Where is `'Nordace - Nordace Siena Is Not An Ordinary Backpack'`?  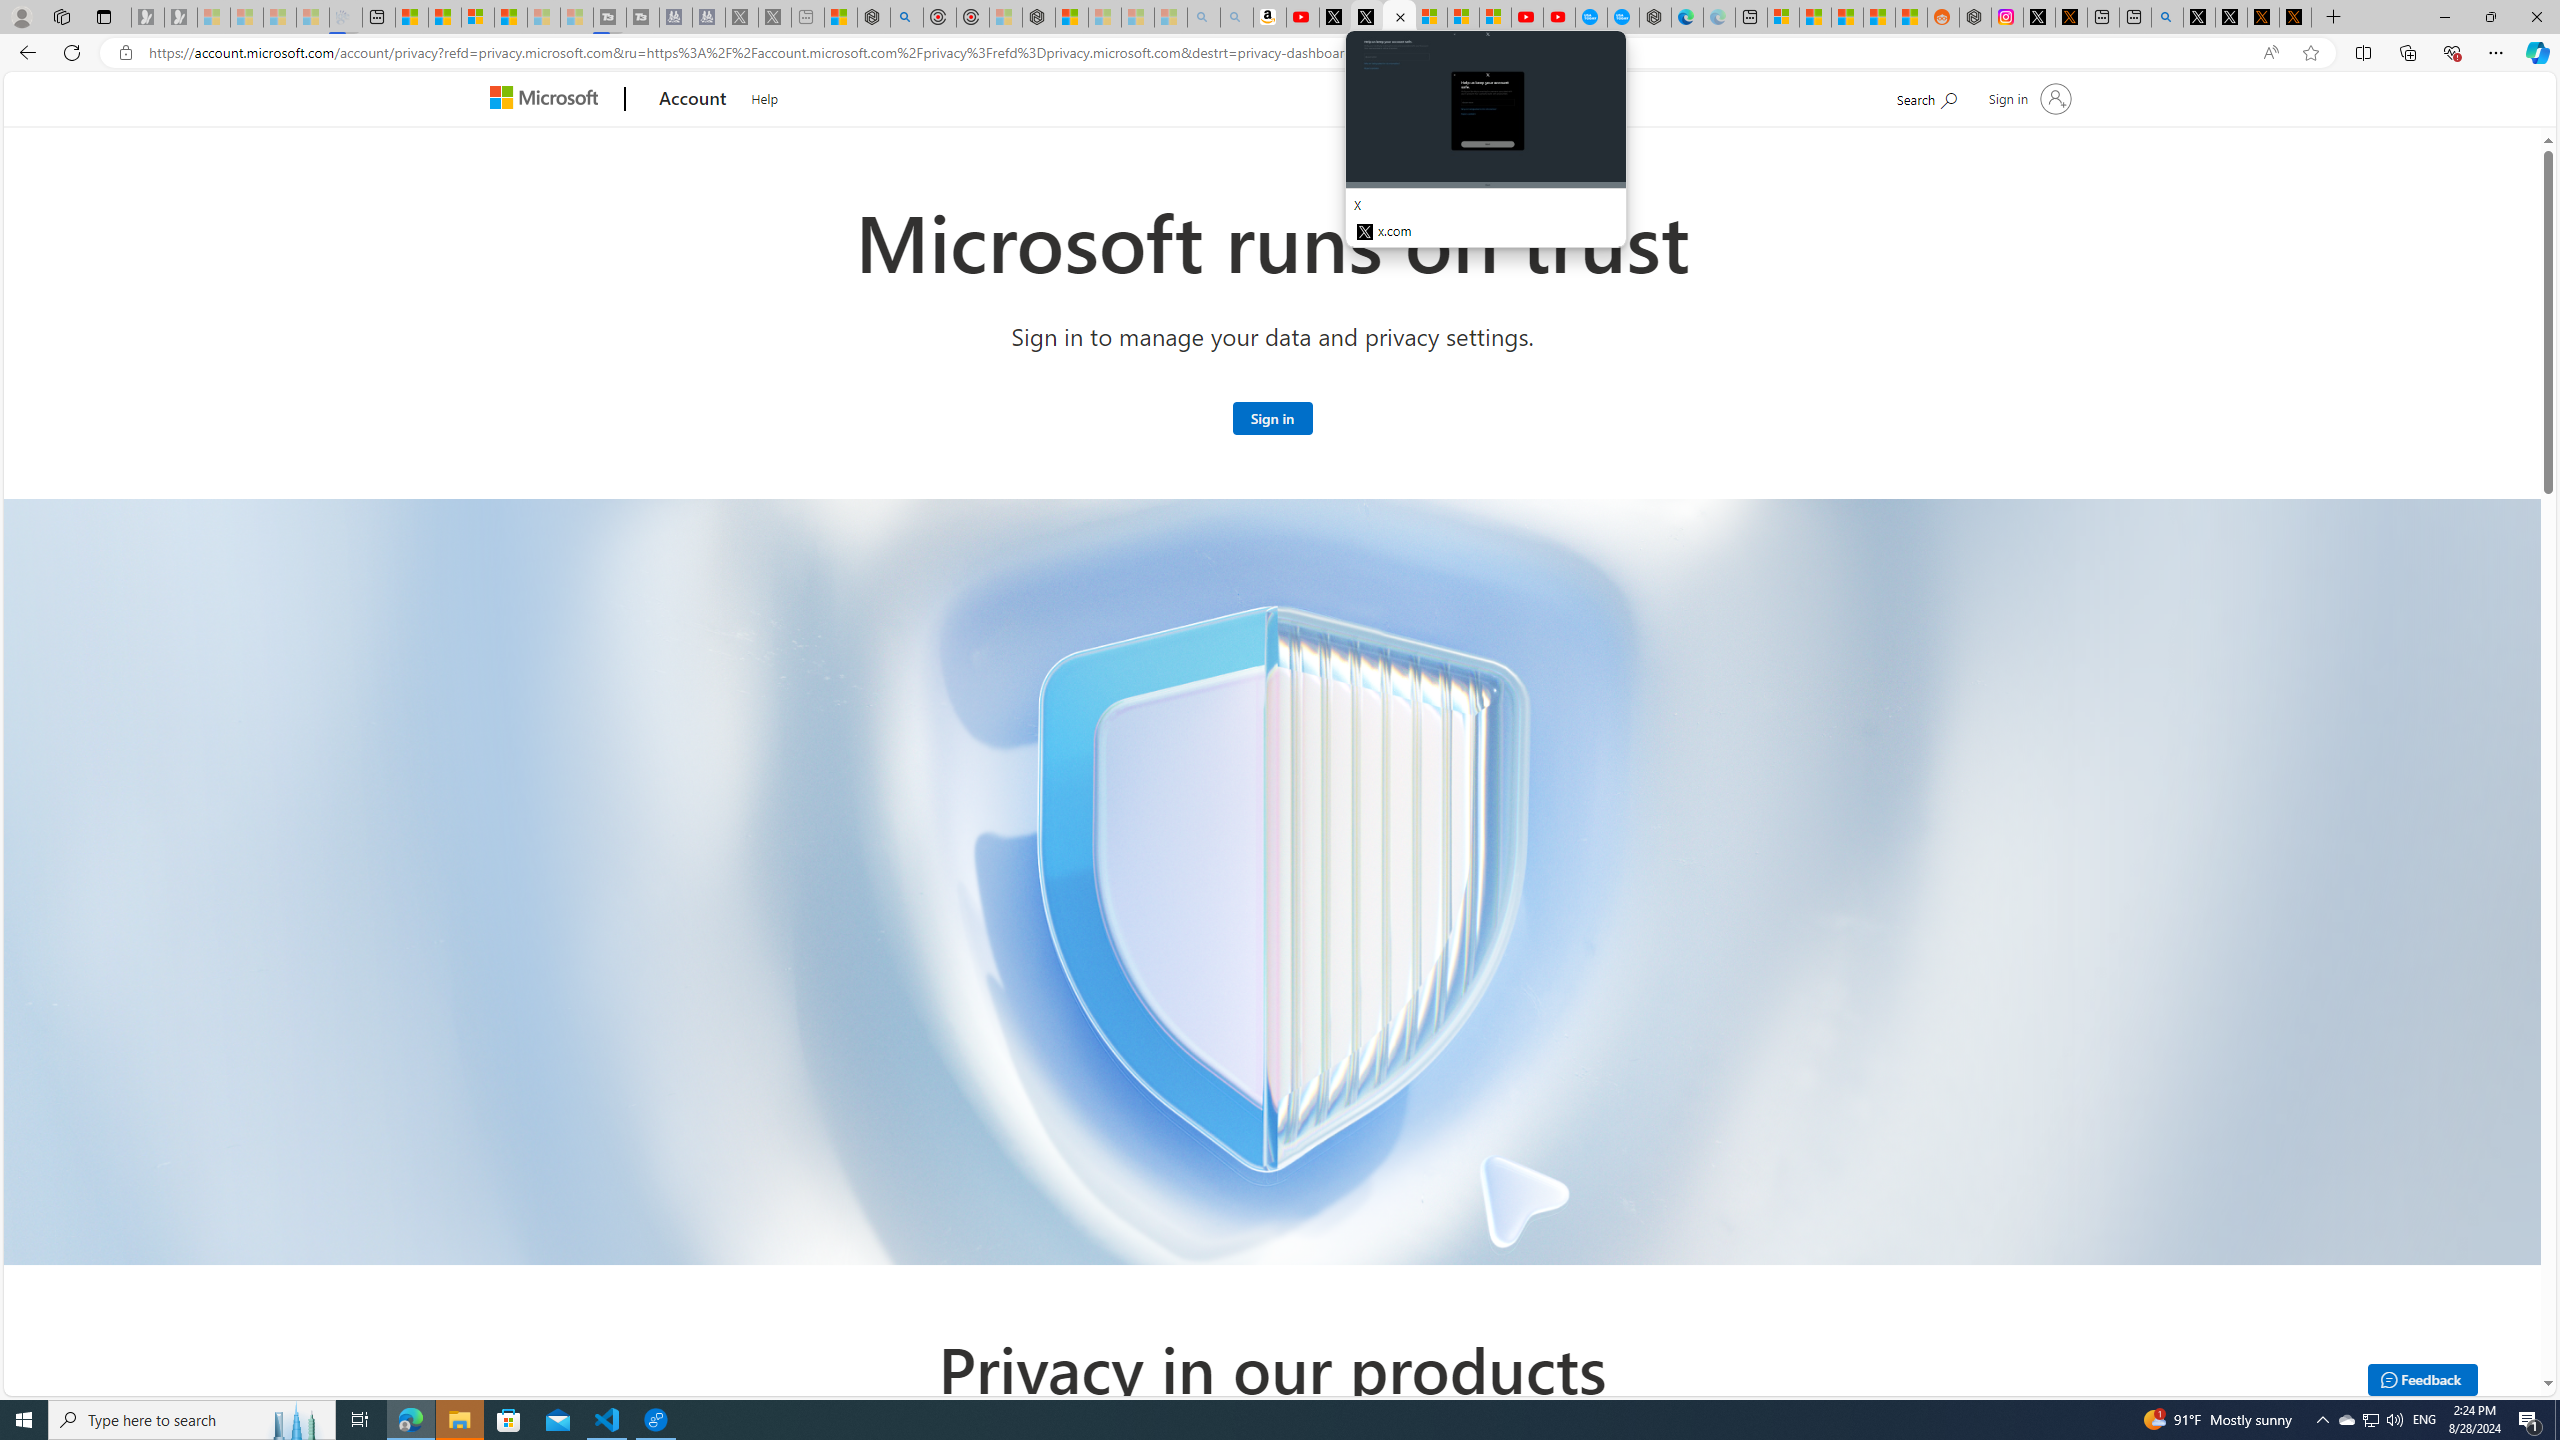
'Nordace - Nordace Siena Is Not An Ordinary Backpack' is located at coordinates (1039, 16).